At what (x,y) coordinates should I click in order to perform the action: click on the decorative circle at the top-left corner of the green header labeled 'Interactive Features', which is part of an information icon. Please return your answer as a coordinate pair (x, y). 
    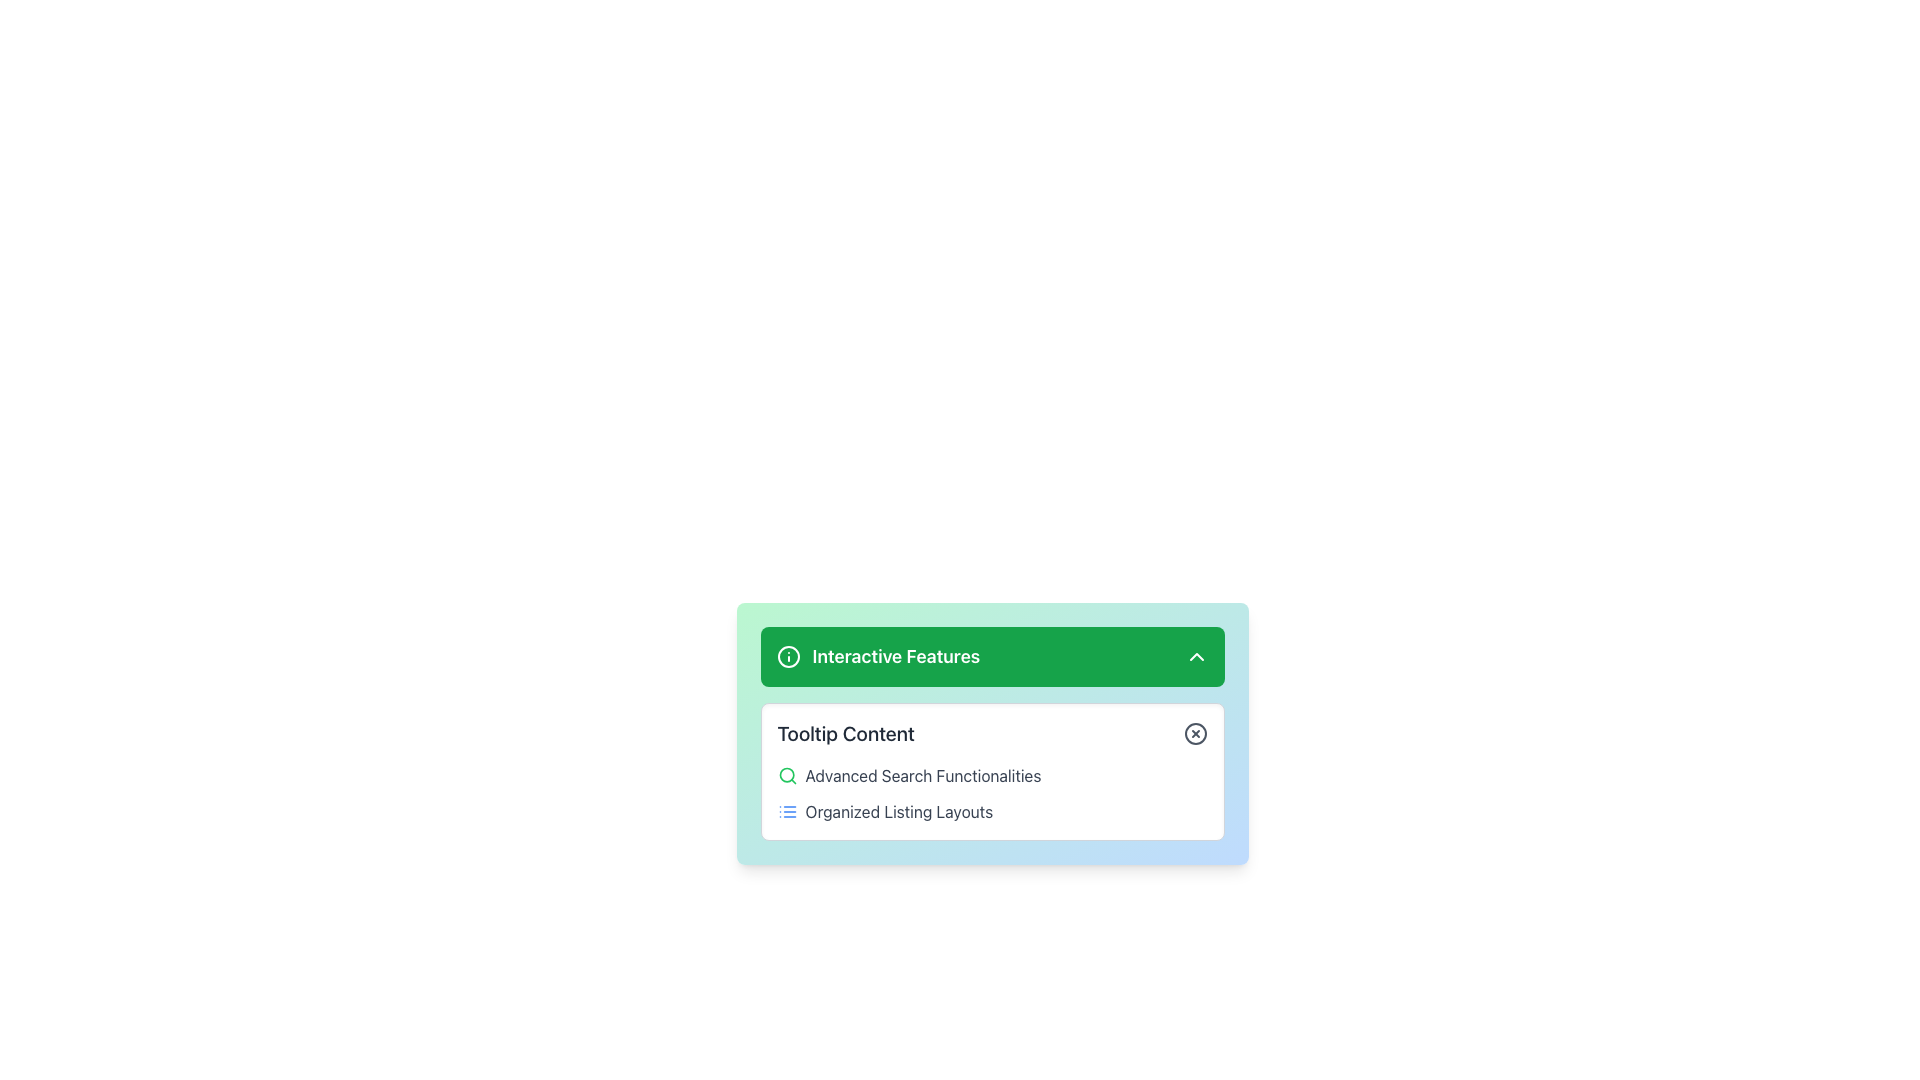
    Looking at the image, I should click on (787, 656).